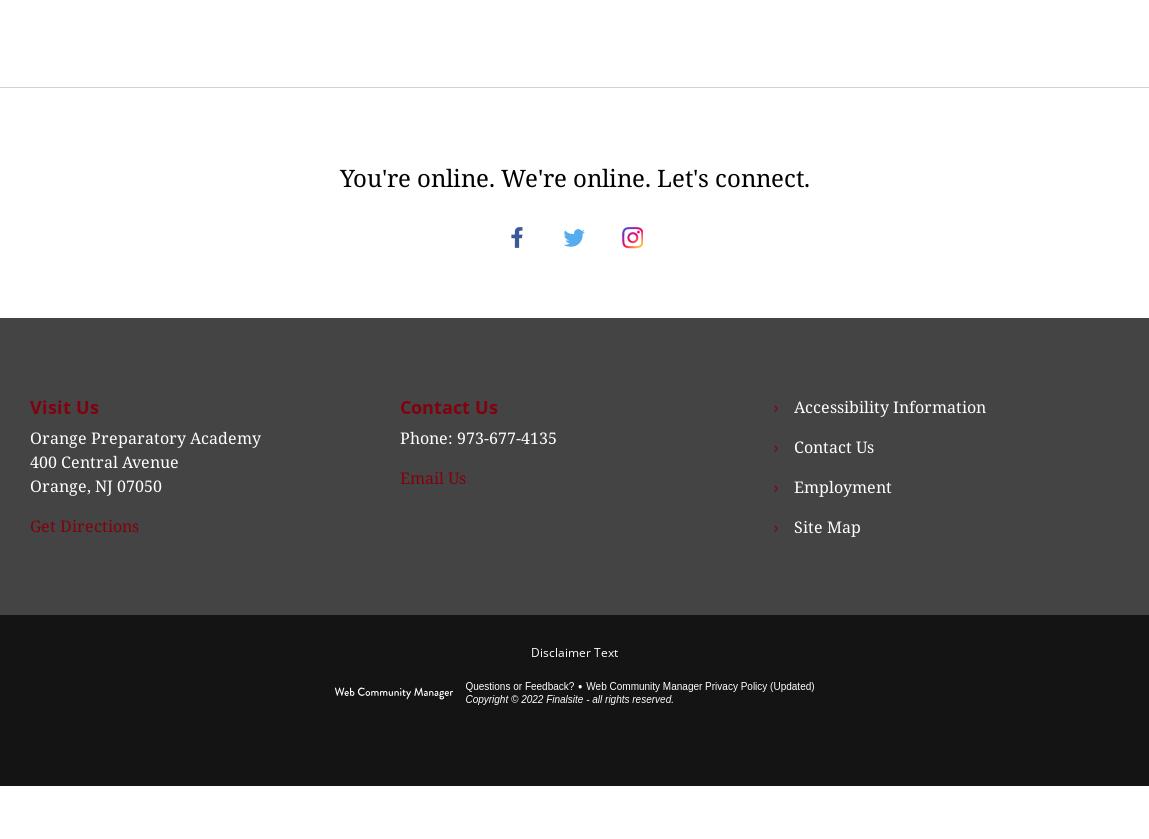 The width and height of the screenshot is (1149, 839). What do you see at coordinates (103, 484) in the screenshot?
I see `'400 Central Avenue'` at bounding box center [103, 484].